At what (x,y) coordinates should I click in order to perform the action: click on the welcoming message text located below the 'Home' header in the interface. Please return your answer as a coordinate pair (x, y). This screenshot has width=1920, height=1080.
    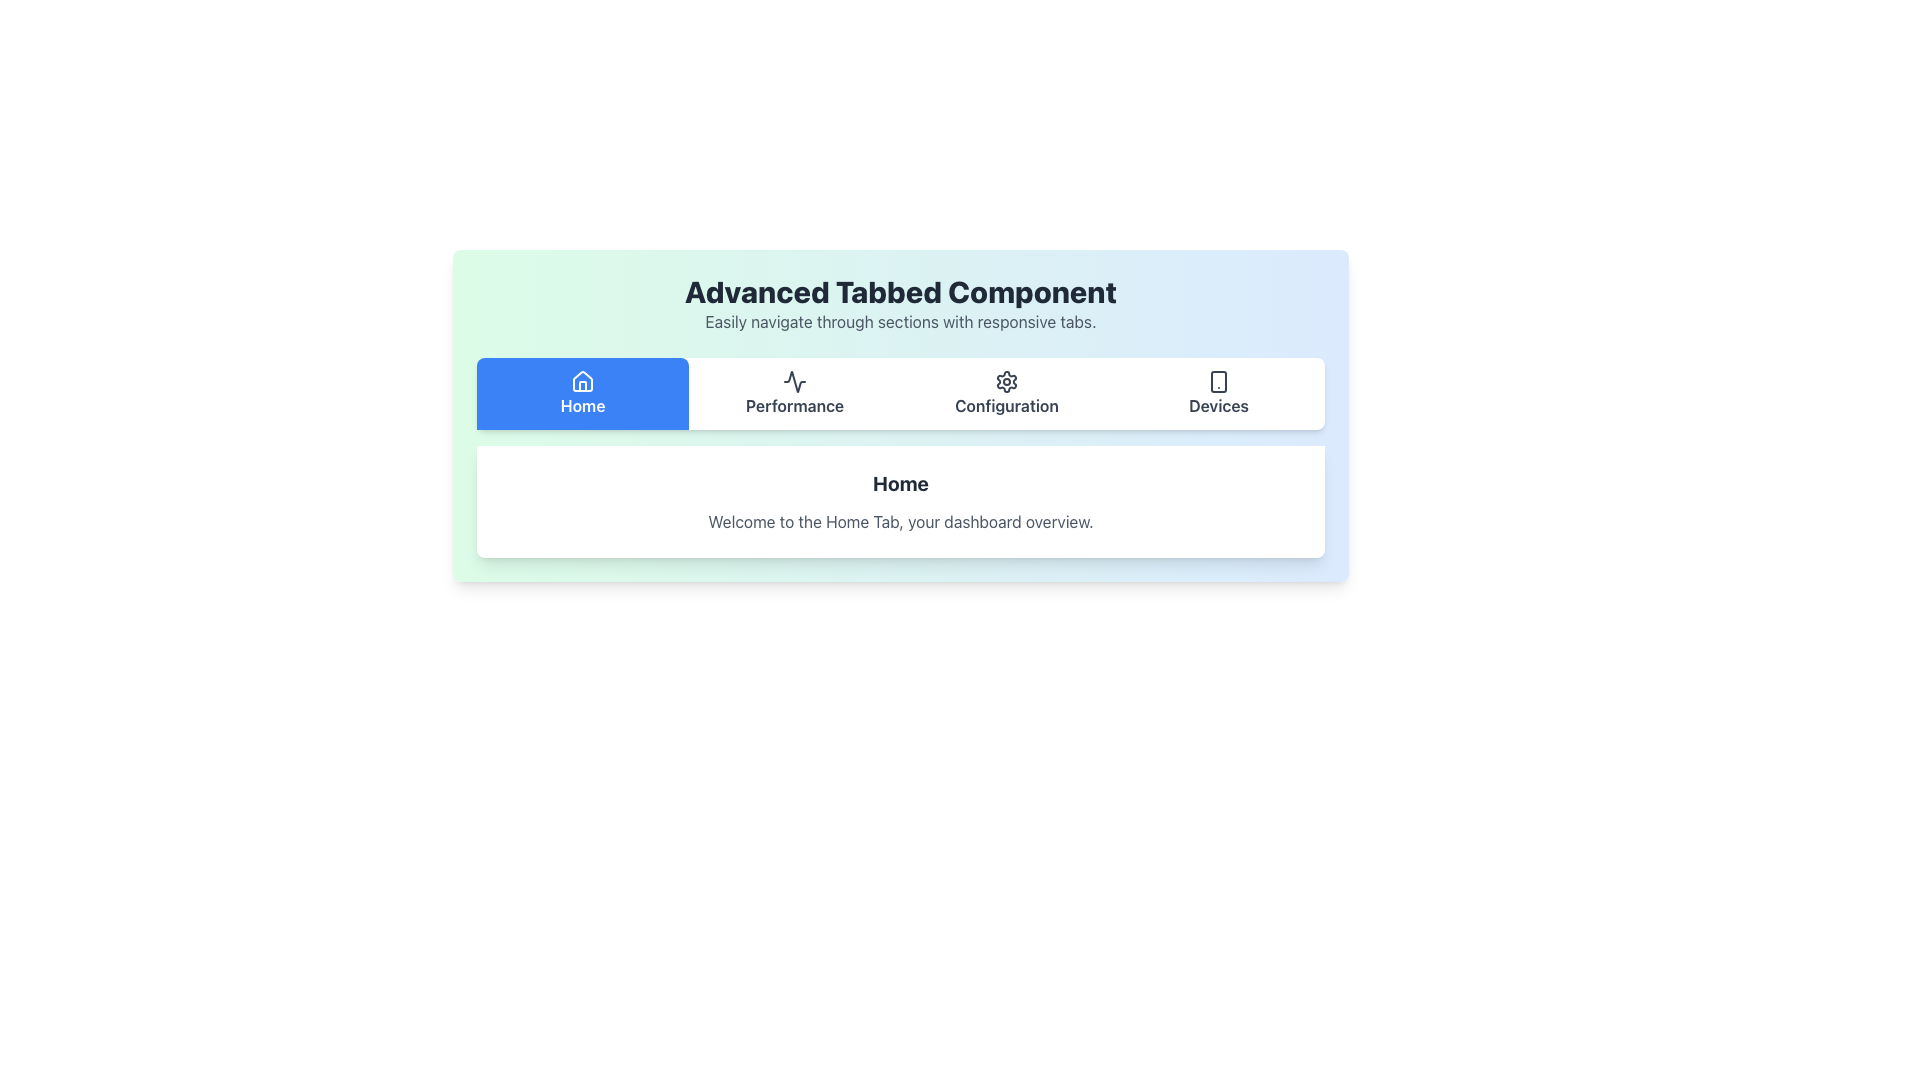
    Looking at the image, I should click on (900, 520).